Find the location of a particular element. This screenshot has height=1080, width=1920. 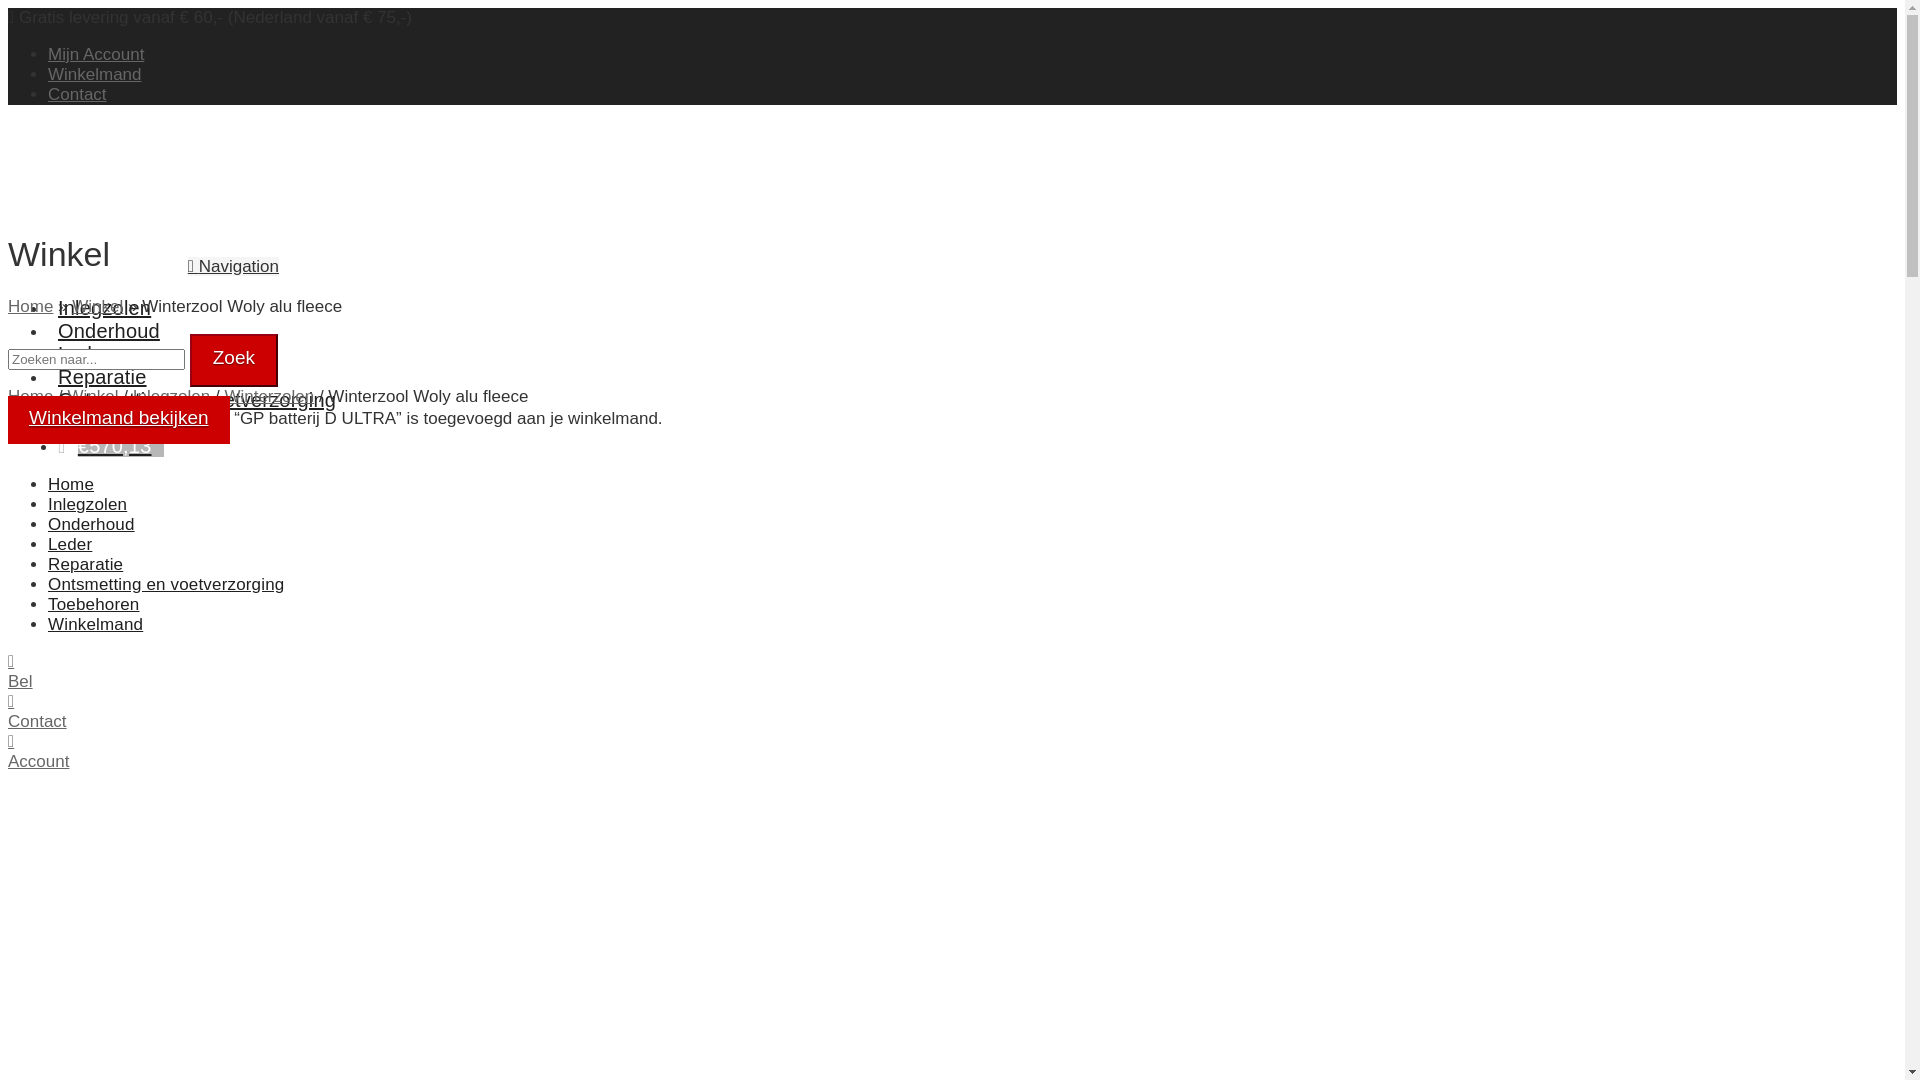

'Bel' is located at coordinates (20, 671).